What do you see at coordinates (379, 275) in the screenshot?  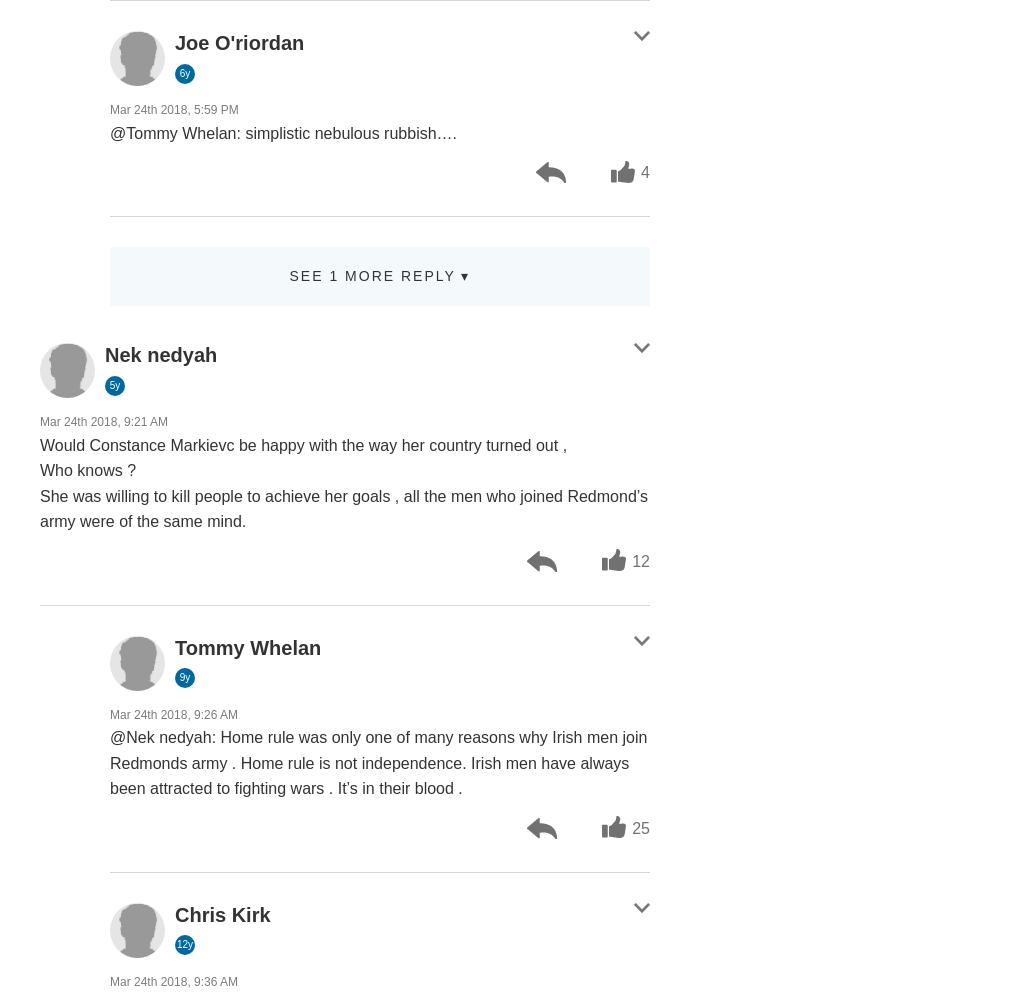 I see `'See 1 more reply   ▾'` at bounding box center [379, 275].